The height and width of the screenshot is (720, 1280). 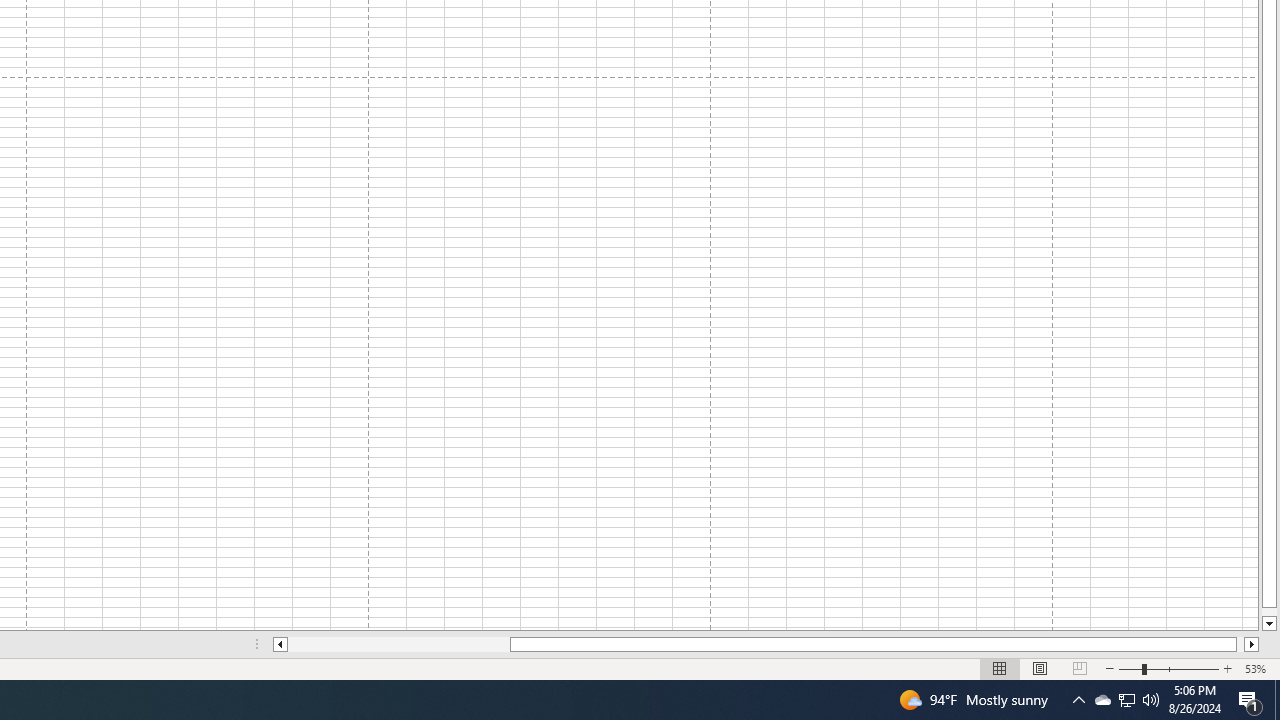 What do you see at coordinates (278, 644) in the screenshot?
I see `'Column left'` at bounding box center [278, 644].